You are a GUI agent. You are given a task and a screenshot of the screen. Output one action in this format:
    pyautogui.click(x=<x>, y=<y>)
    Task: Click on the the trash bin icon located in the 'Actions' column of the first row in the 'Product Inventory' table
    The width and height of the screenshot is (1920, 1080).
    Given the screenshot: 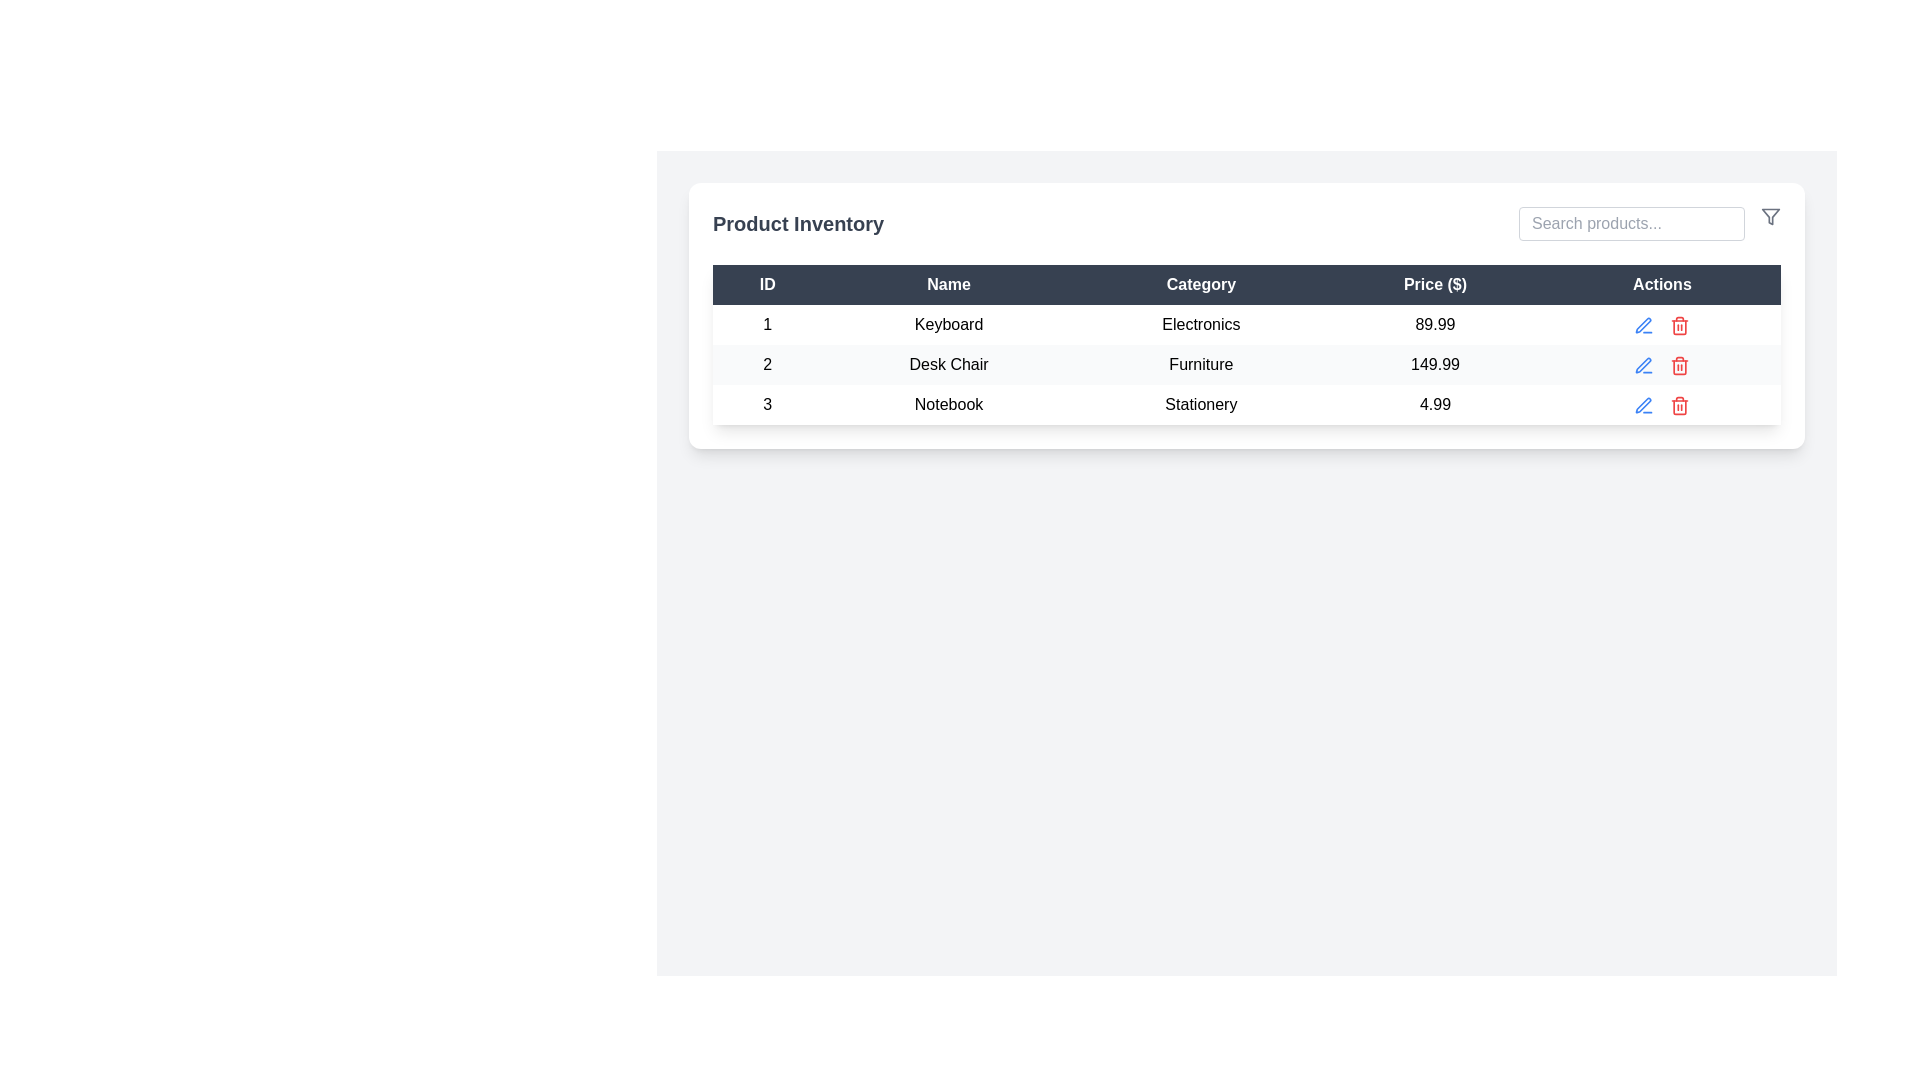 What is the action you would take?
    pyautogui.click(x=1680, y=324)
    